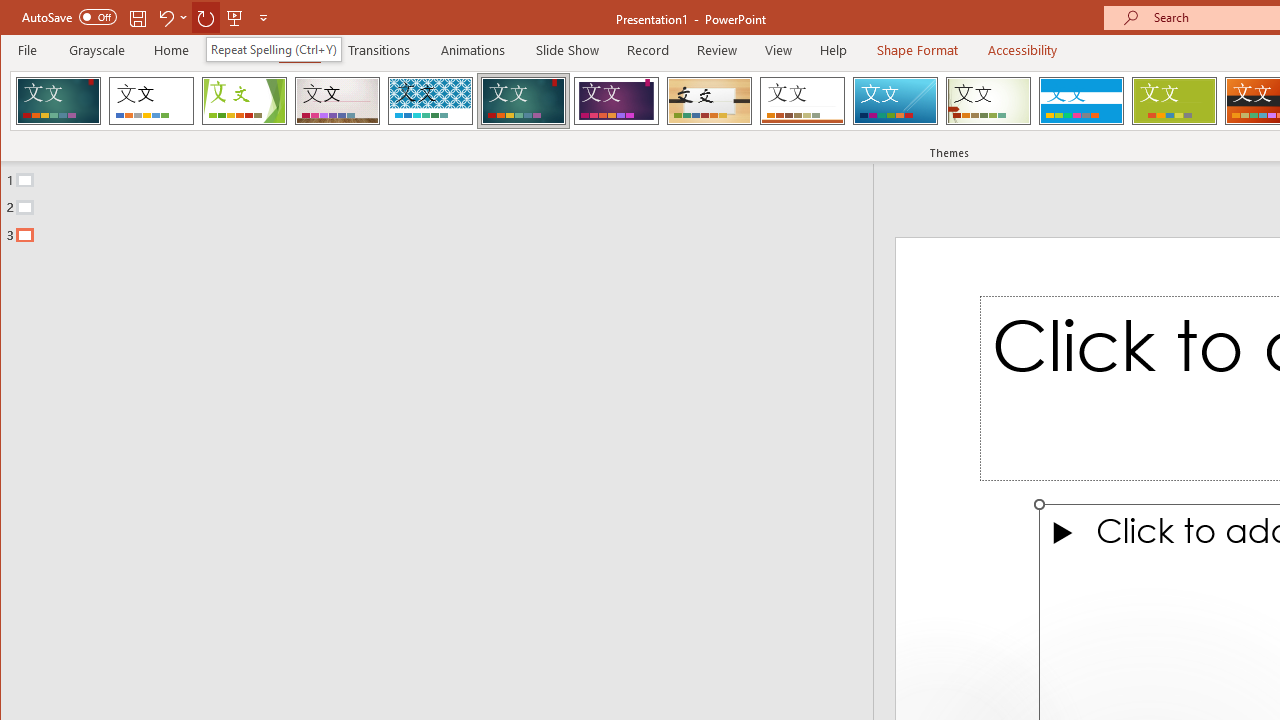  Describe the element at coordinates (429, 100) in the screenshot. I see `'Integral'` at that location.